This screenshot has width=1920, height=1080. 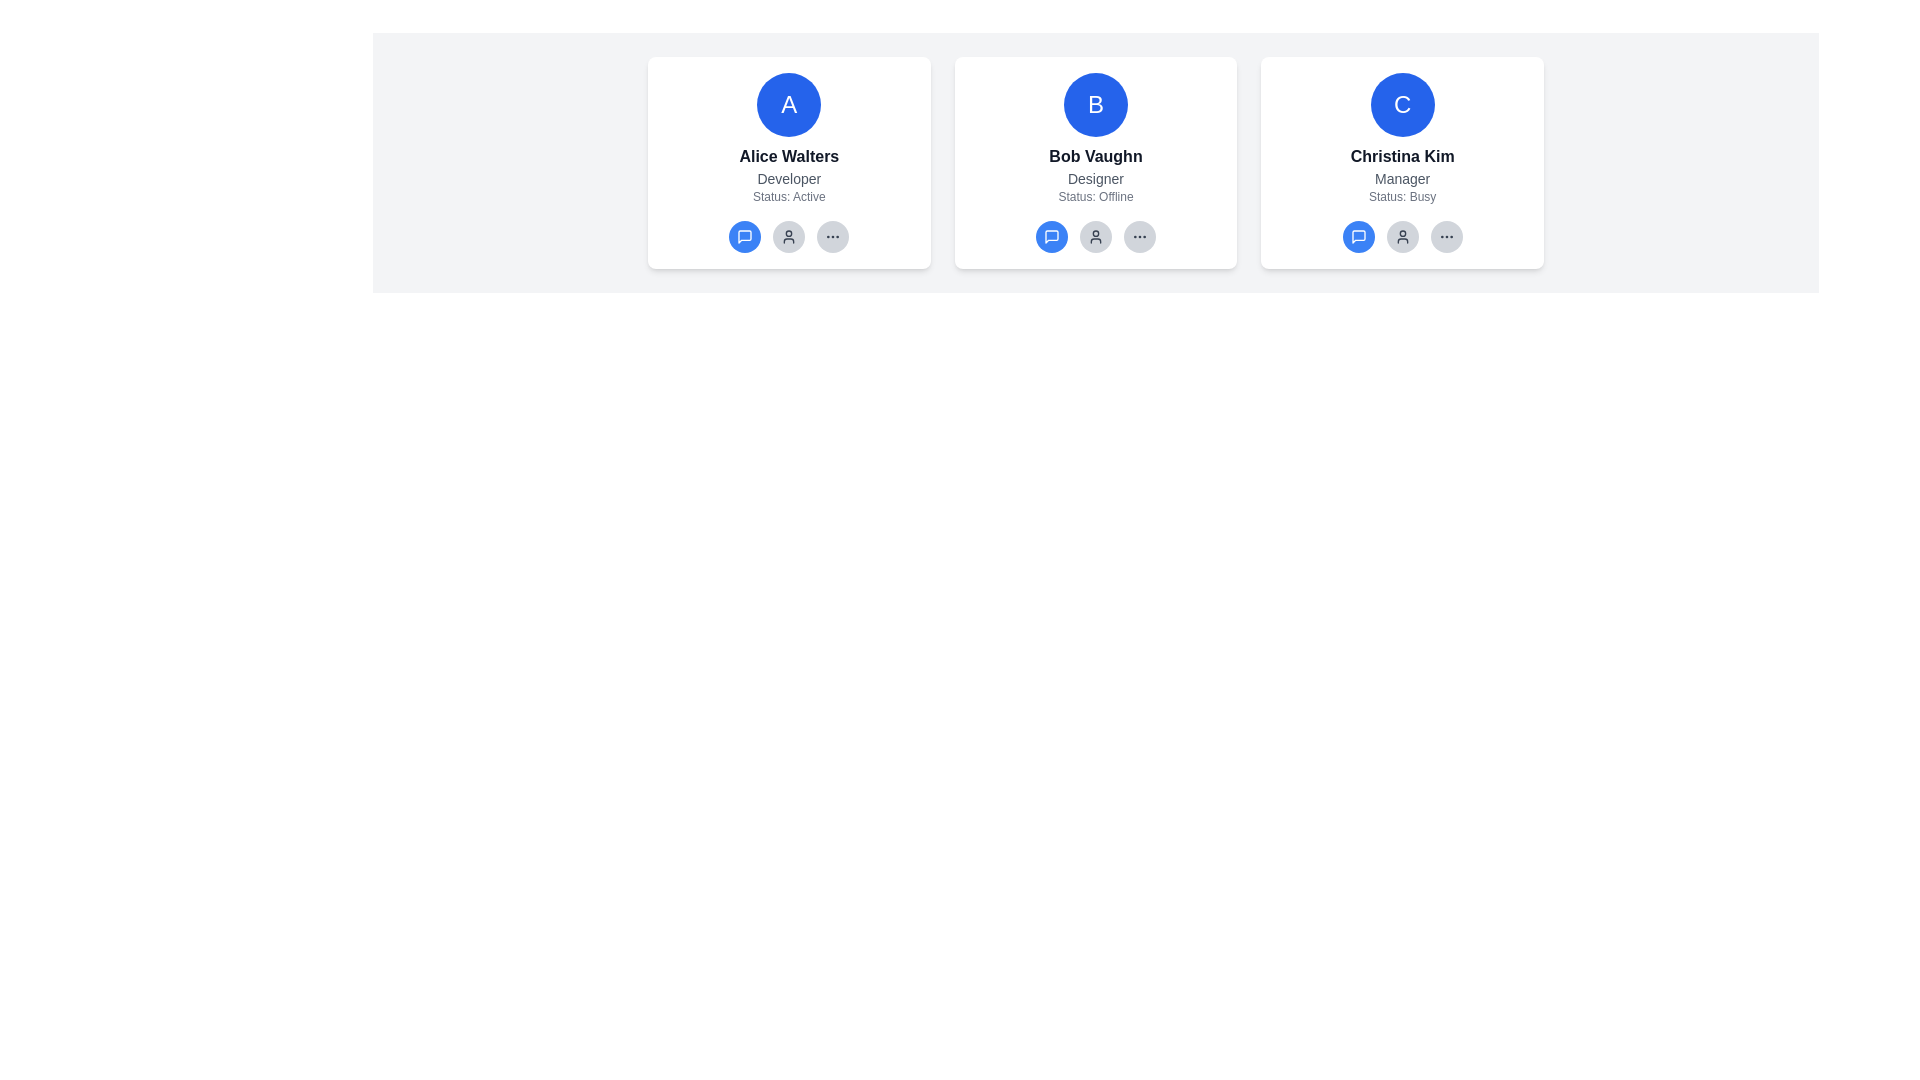 What do you see at coordinates (1094, 177) in the screenshot?
I see `the text label displaying 'Designer', which is styled in a small gray font and positioned beneath 'Bob Vaughn' in the profile card` at bounding box center [1094, 177].